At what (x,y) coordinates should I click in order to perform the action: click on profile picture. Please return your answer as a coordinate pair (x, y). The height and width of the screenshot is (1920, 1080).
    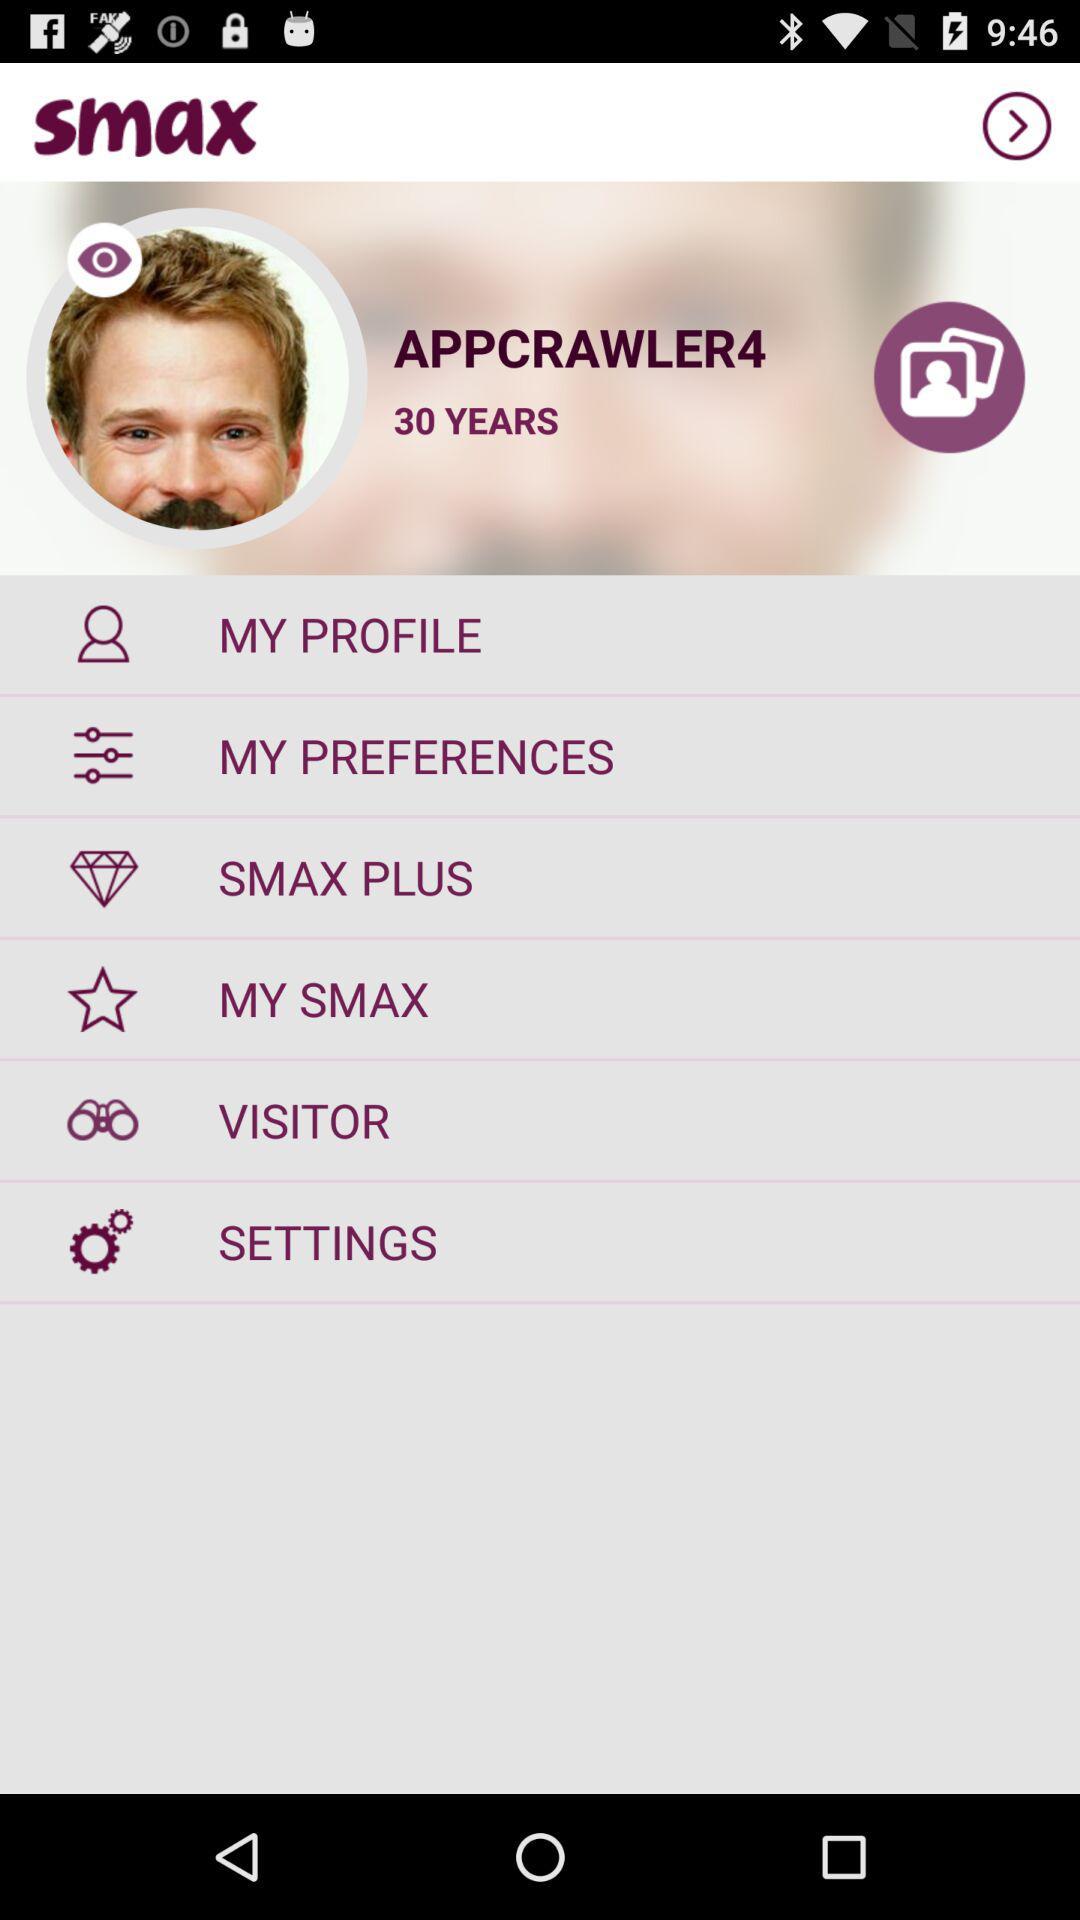
    Looking at the image, I should click on (196, 378).